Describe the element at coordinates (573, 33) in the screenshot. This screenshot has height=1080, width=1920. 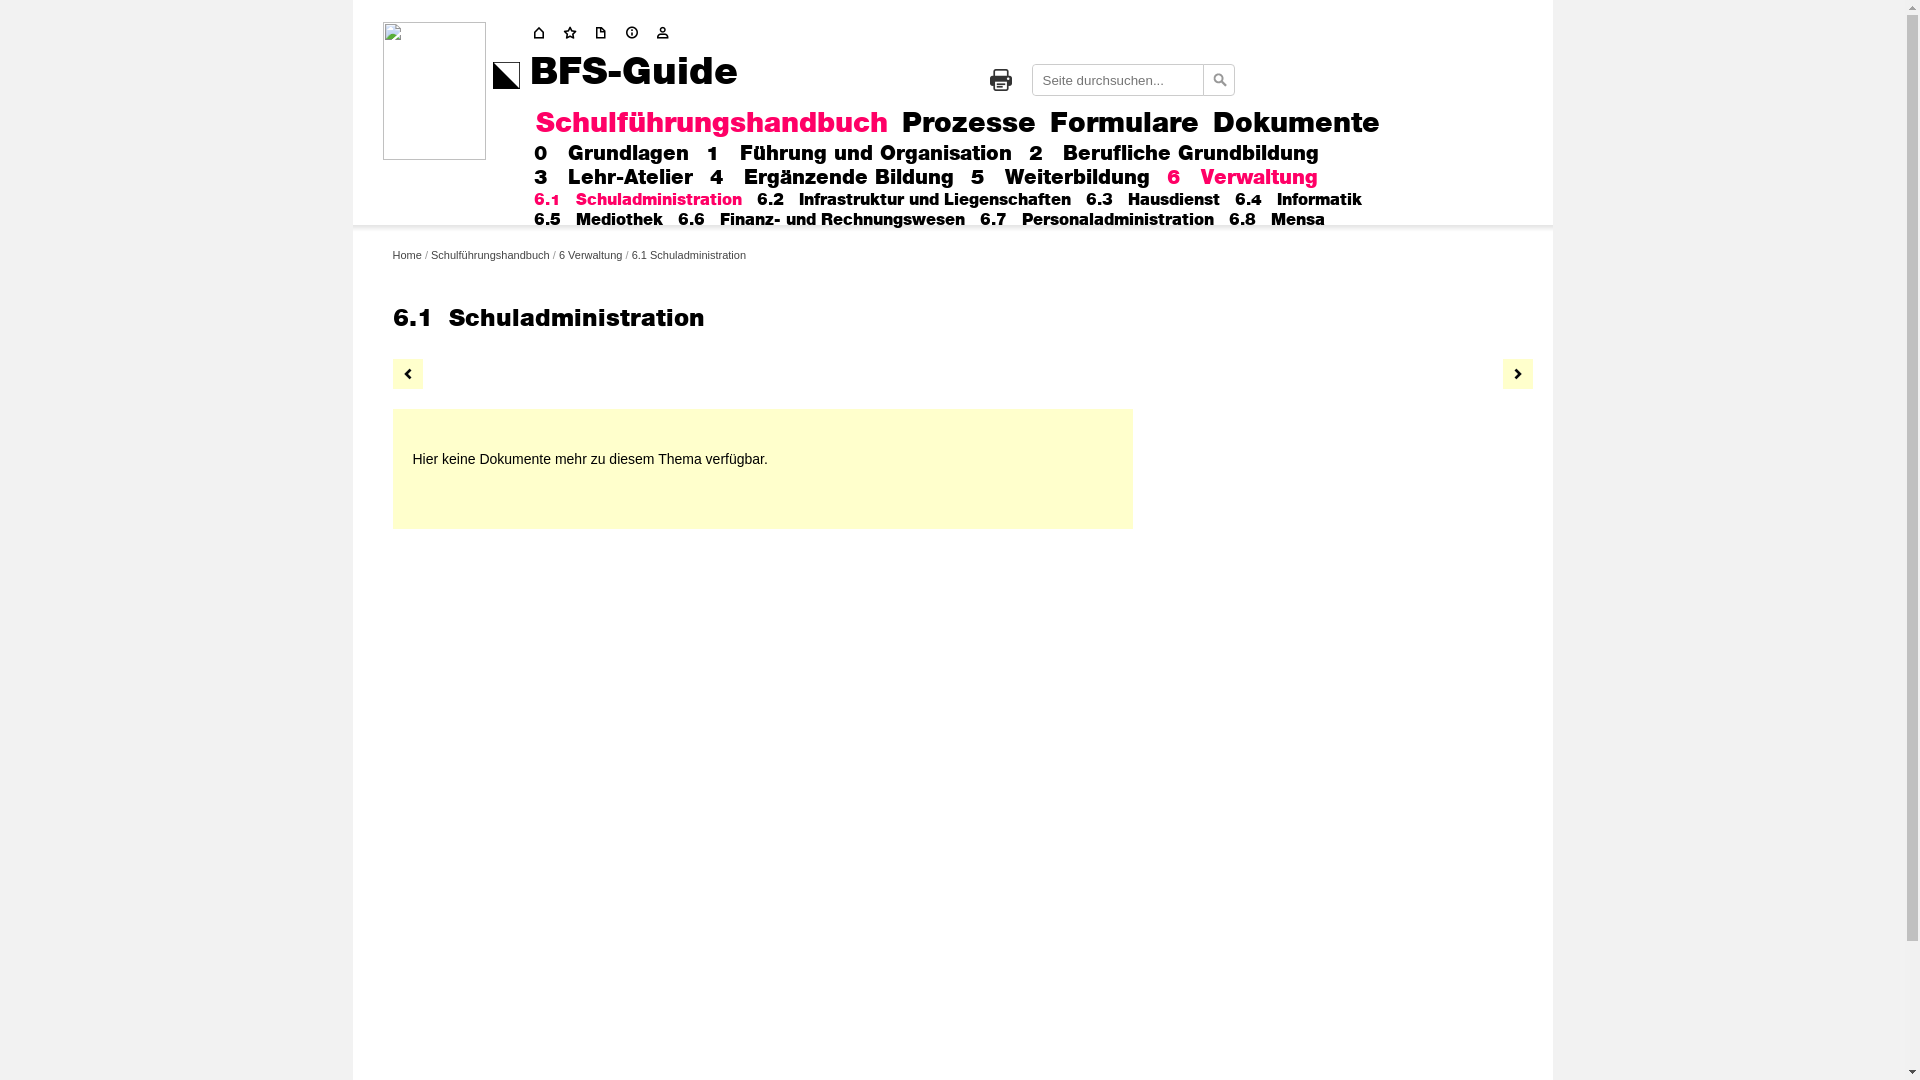
I see `'Start'` at that location.